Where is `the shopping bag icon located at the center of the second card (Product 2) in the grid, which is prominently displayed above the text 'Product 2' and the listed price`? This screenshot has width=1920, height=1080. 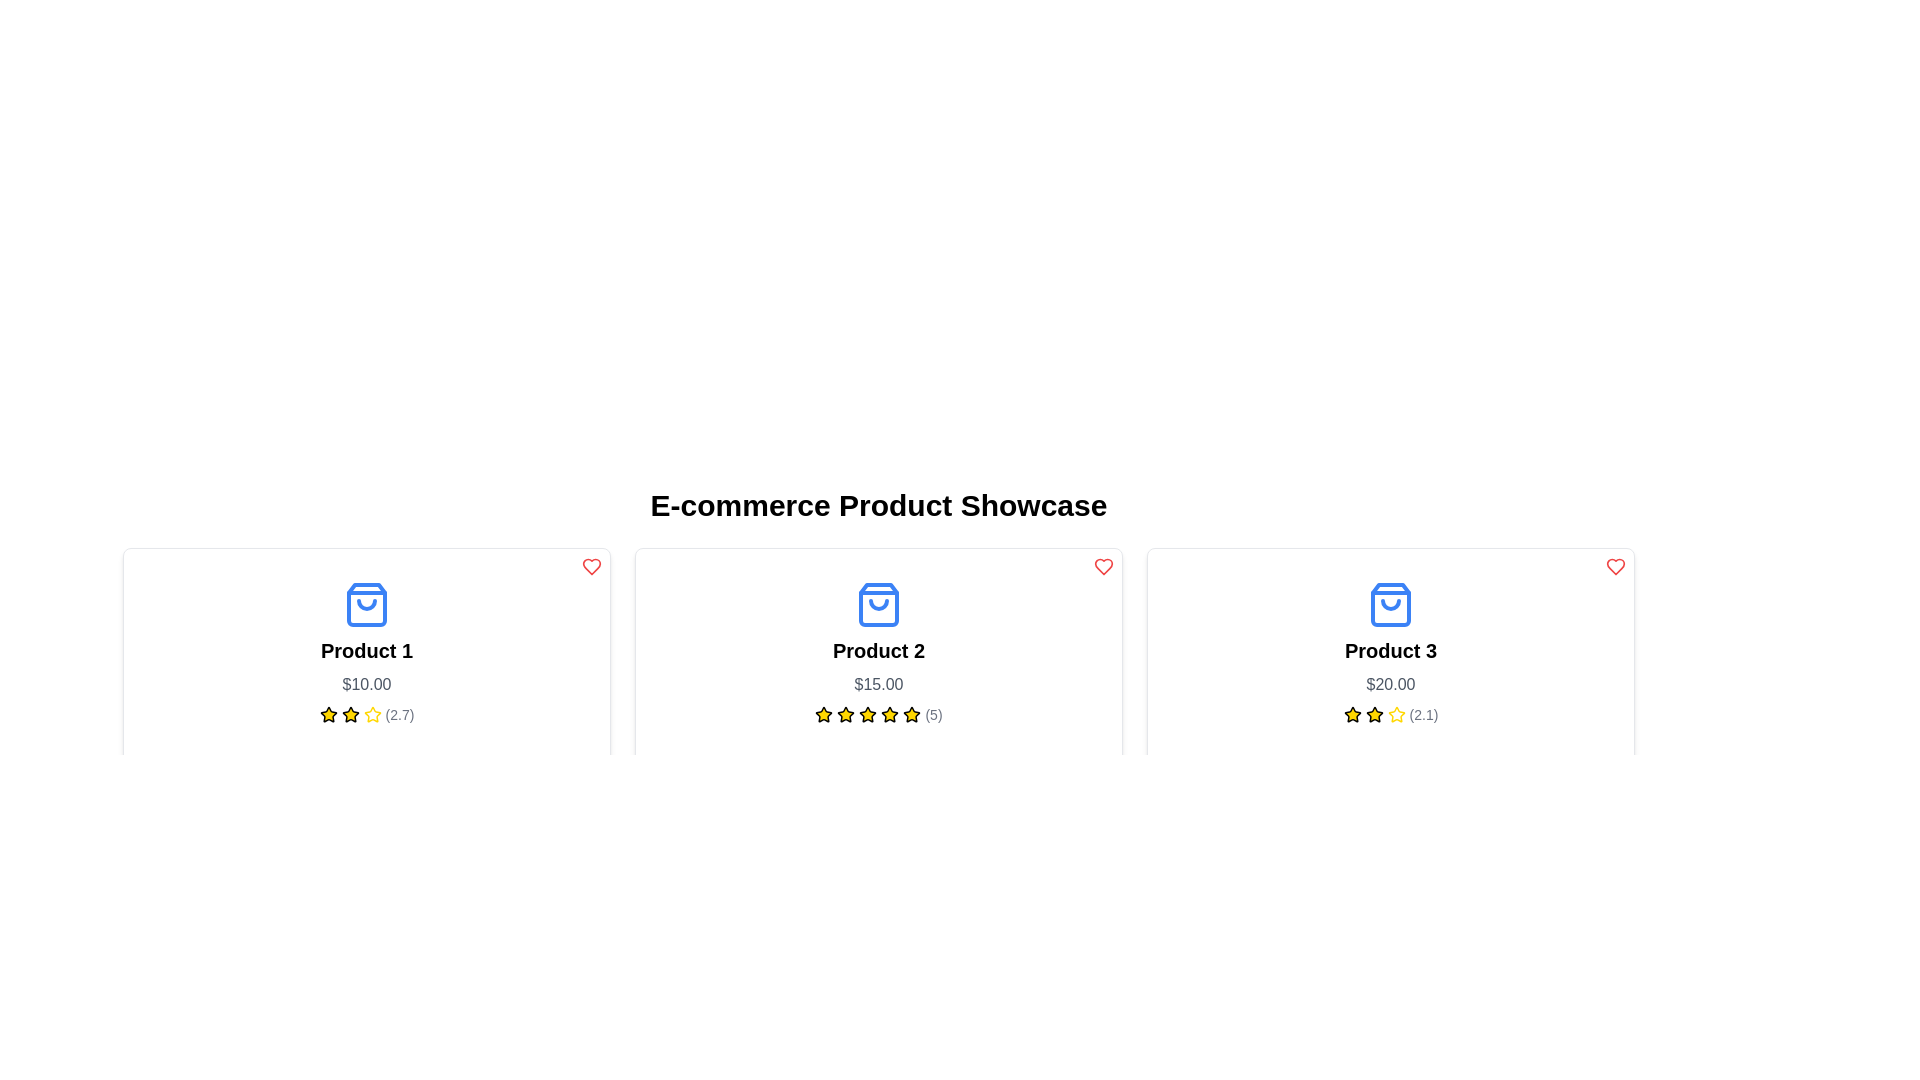
the shopping bag icon located at the center of the second card (Product 2) in the grid, which is prominently displayed above the text 'Product 2' and the listed price is located at coordinates (878, 604).